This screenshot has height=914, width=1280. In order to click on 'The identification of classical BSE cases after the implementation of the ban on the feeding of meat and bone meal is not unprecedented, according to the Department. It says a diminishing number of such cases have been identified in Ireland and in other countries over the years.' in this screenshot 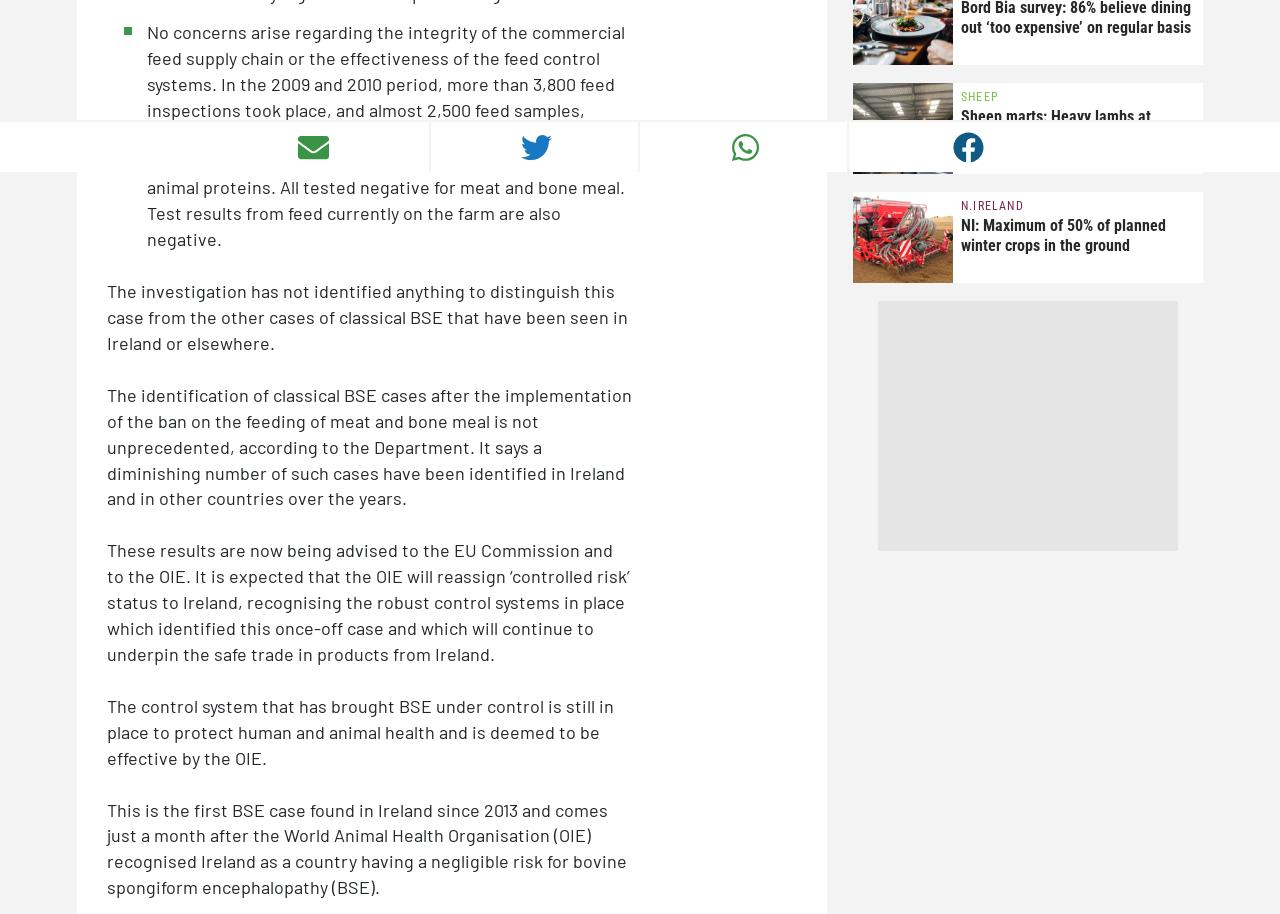, I will do `click(369, 445)`.